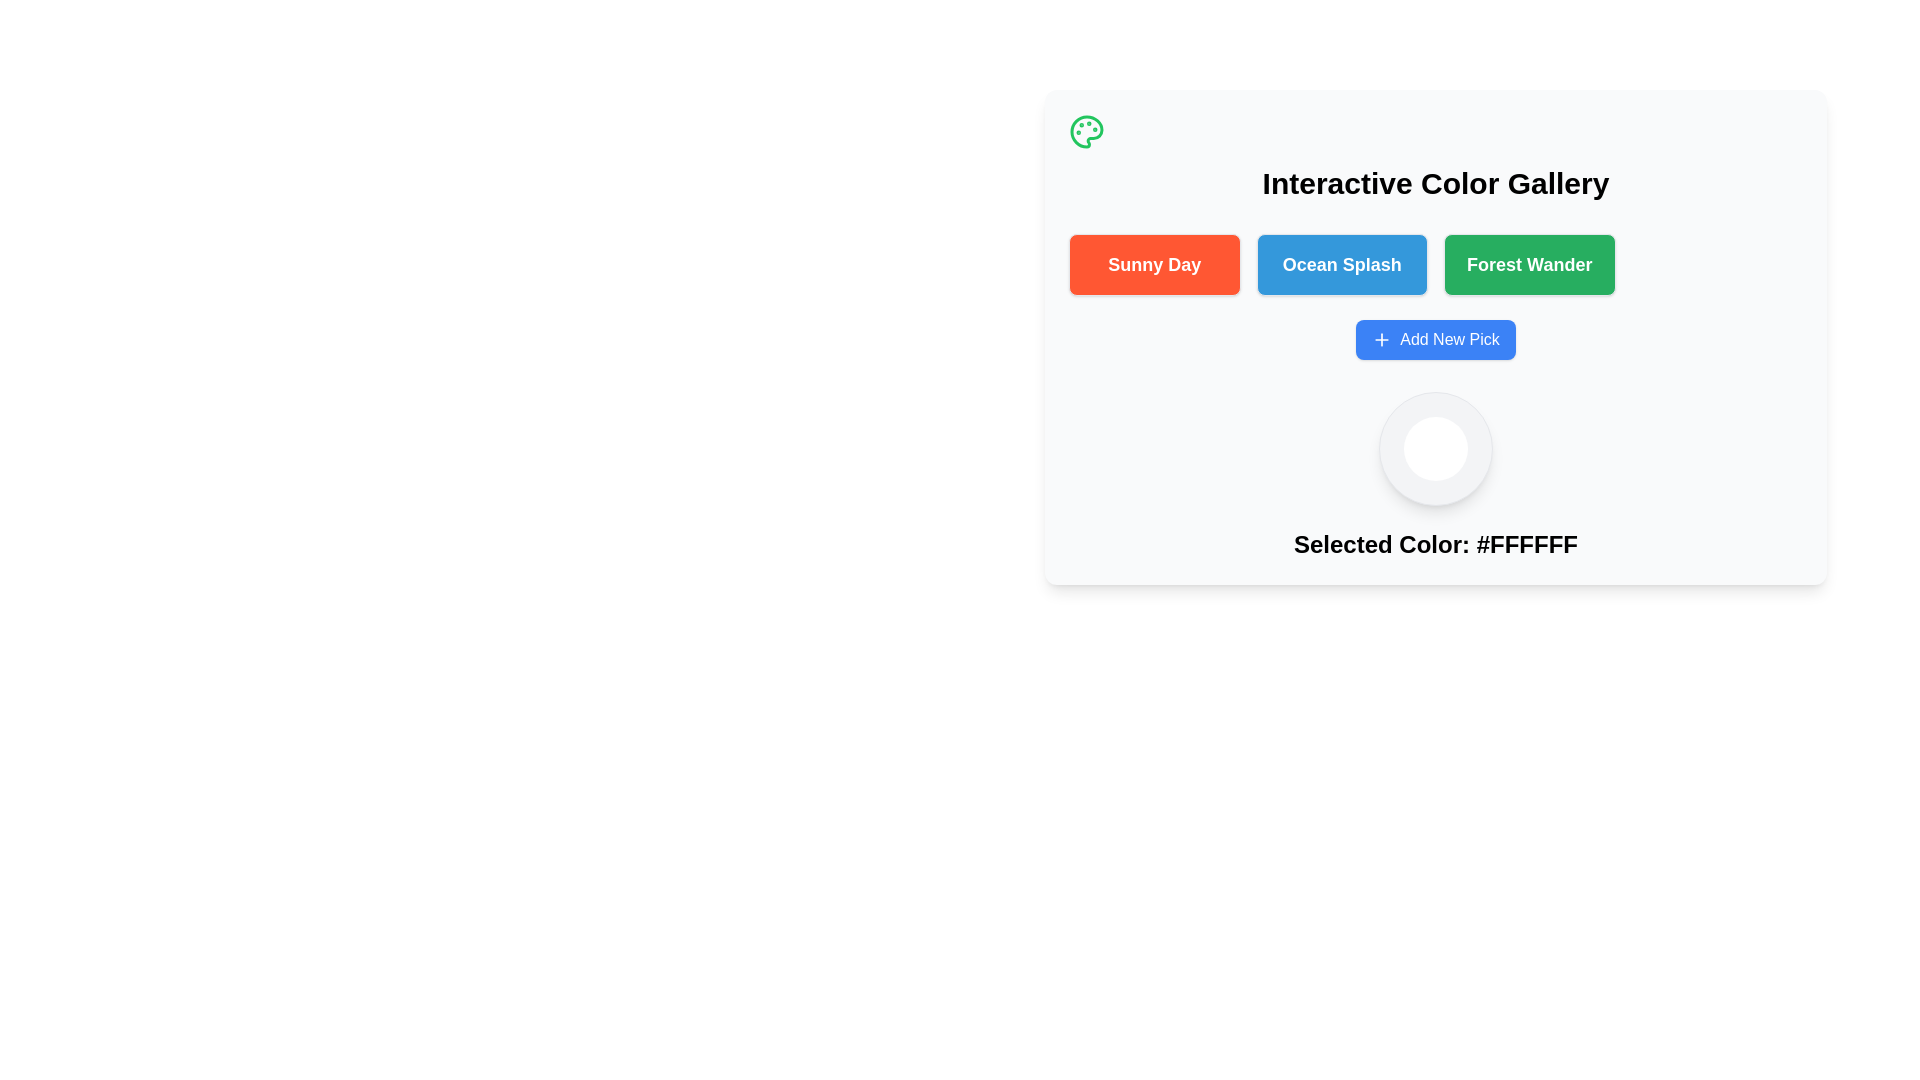 This screenshot has height=1080, width=1920. What do you see at coordinates (1381, 338) in the screenshot?
I see `the small blue-colored plus icon next to the text 'Add New Pick' within the blue button` at bounding box center [1381, 338].